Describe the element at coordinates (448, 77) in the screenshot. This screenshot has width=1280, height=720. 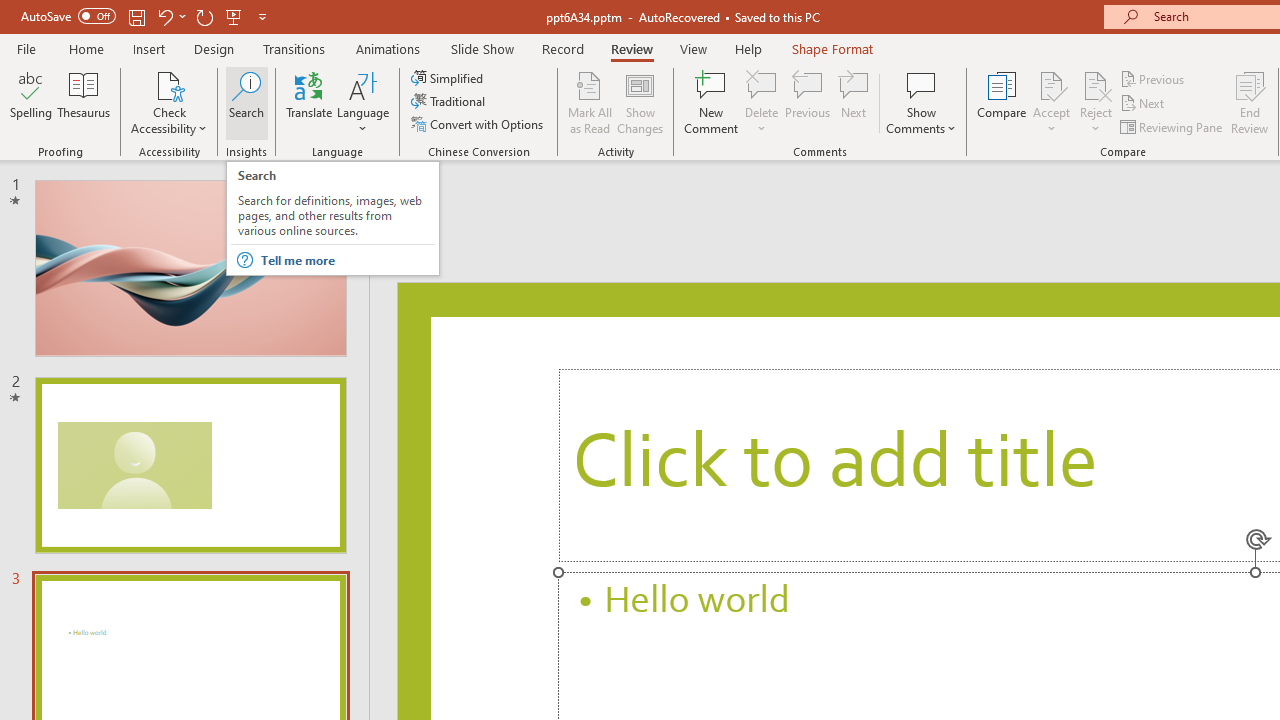
I see `'Simplified'` at that location.